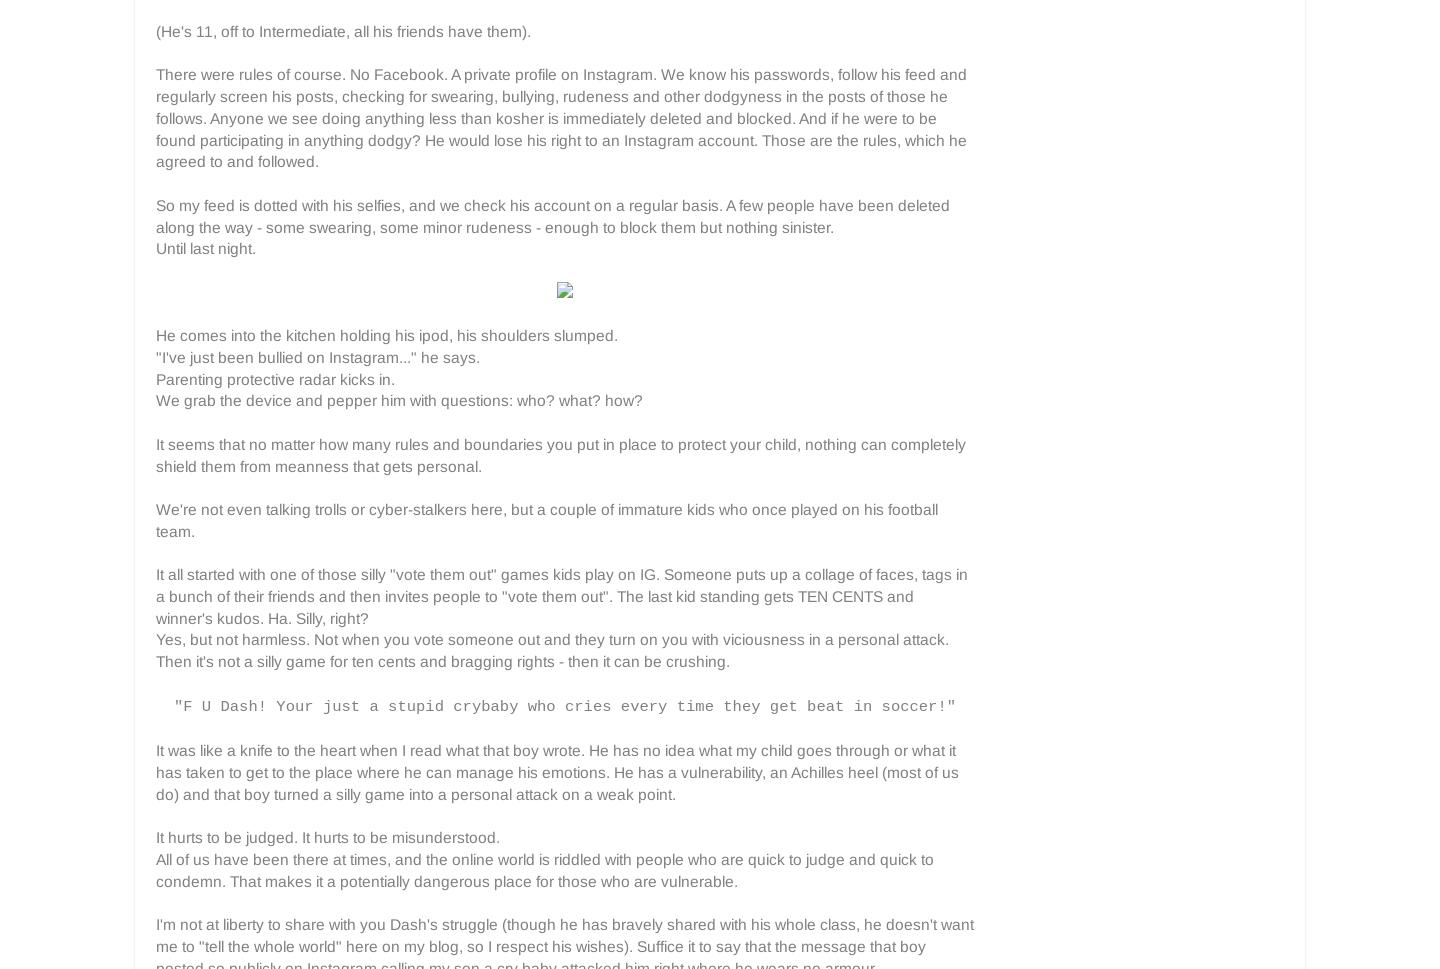 The width and height of the screenshot is (1440, 969). I want to click on 'It hurts to be judged. It hurts to be misunderstood.', so click(328, 837).